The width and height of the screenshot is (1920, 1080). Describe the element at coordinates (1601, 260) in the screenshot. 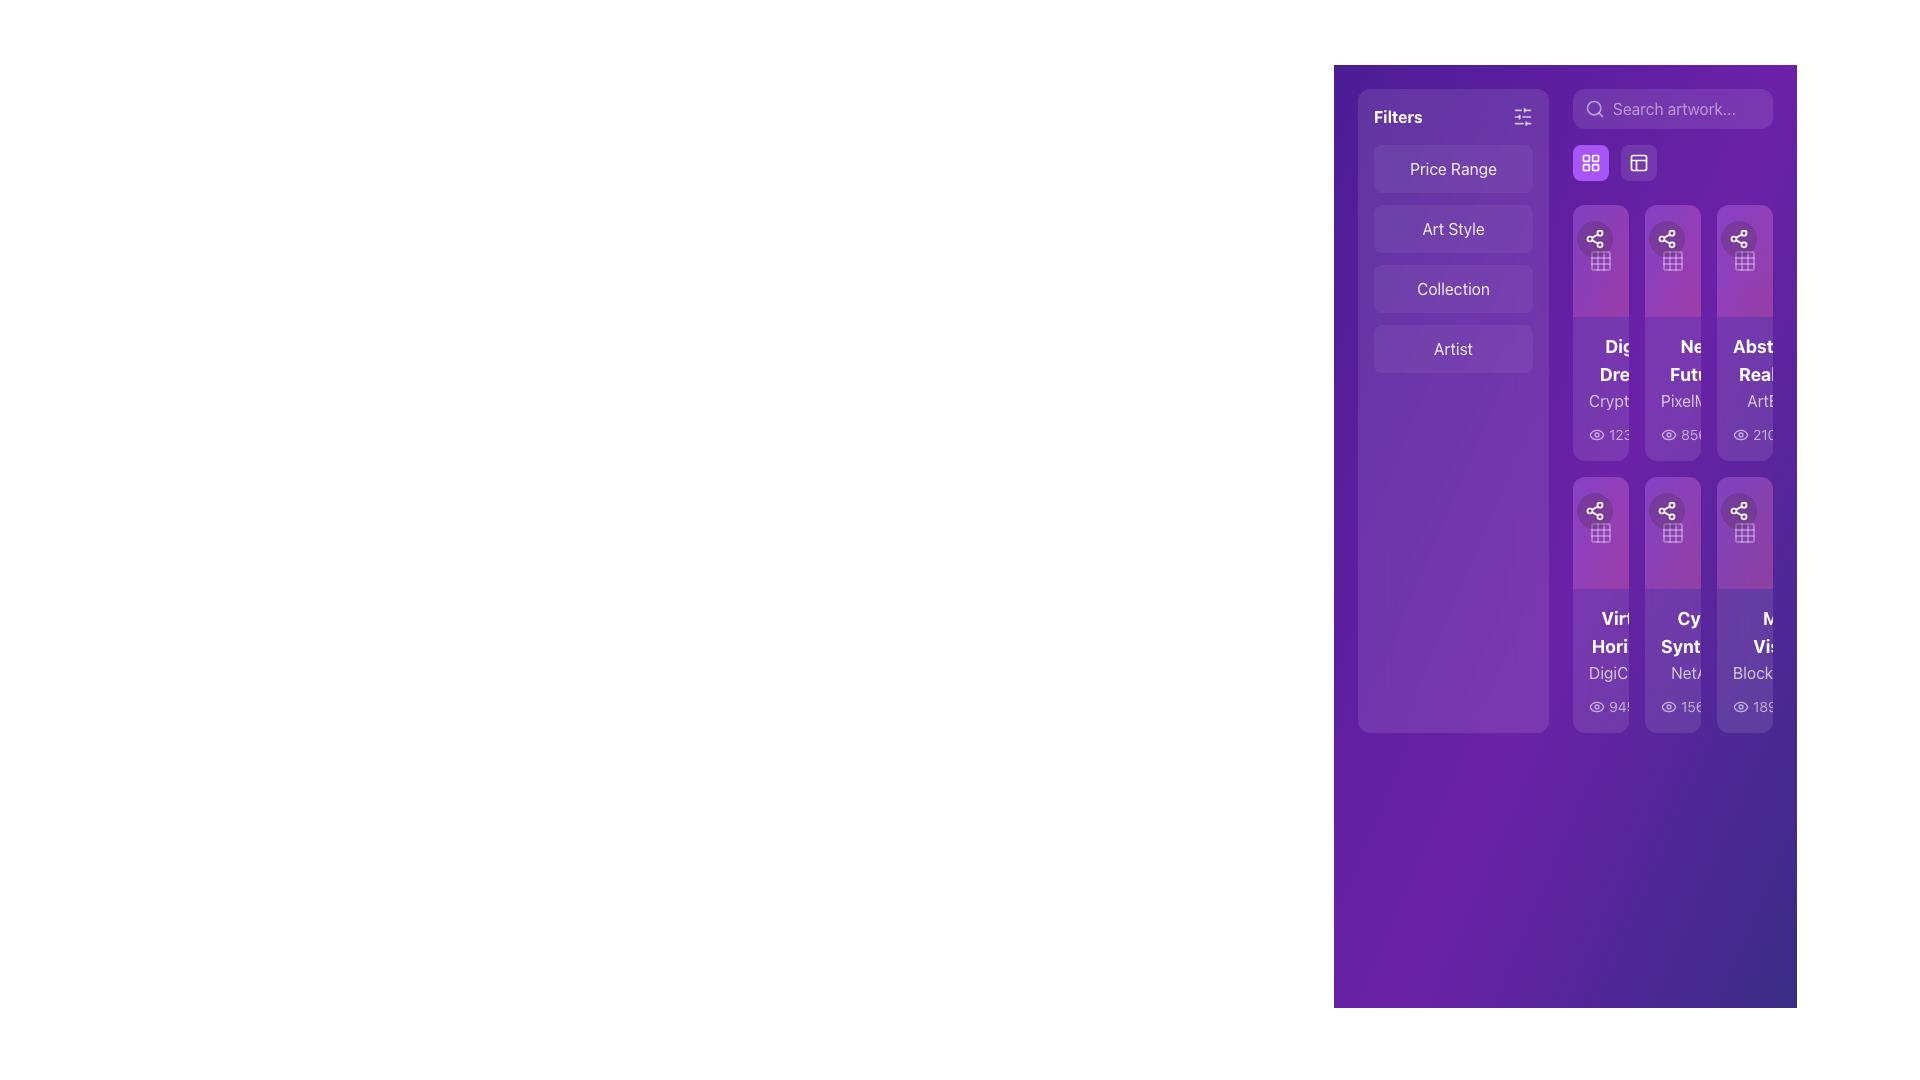

I see `the grid icon button located at the top-left corner of the card, which features a gradient background from purple to pink and a white grid icon in the center` at that location.